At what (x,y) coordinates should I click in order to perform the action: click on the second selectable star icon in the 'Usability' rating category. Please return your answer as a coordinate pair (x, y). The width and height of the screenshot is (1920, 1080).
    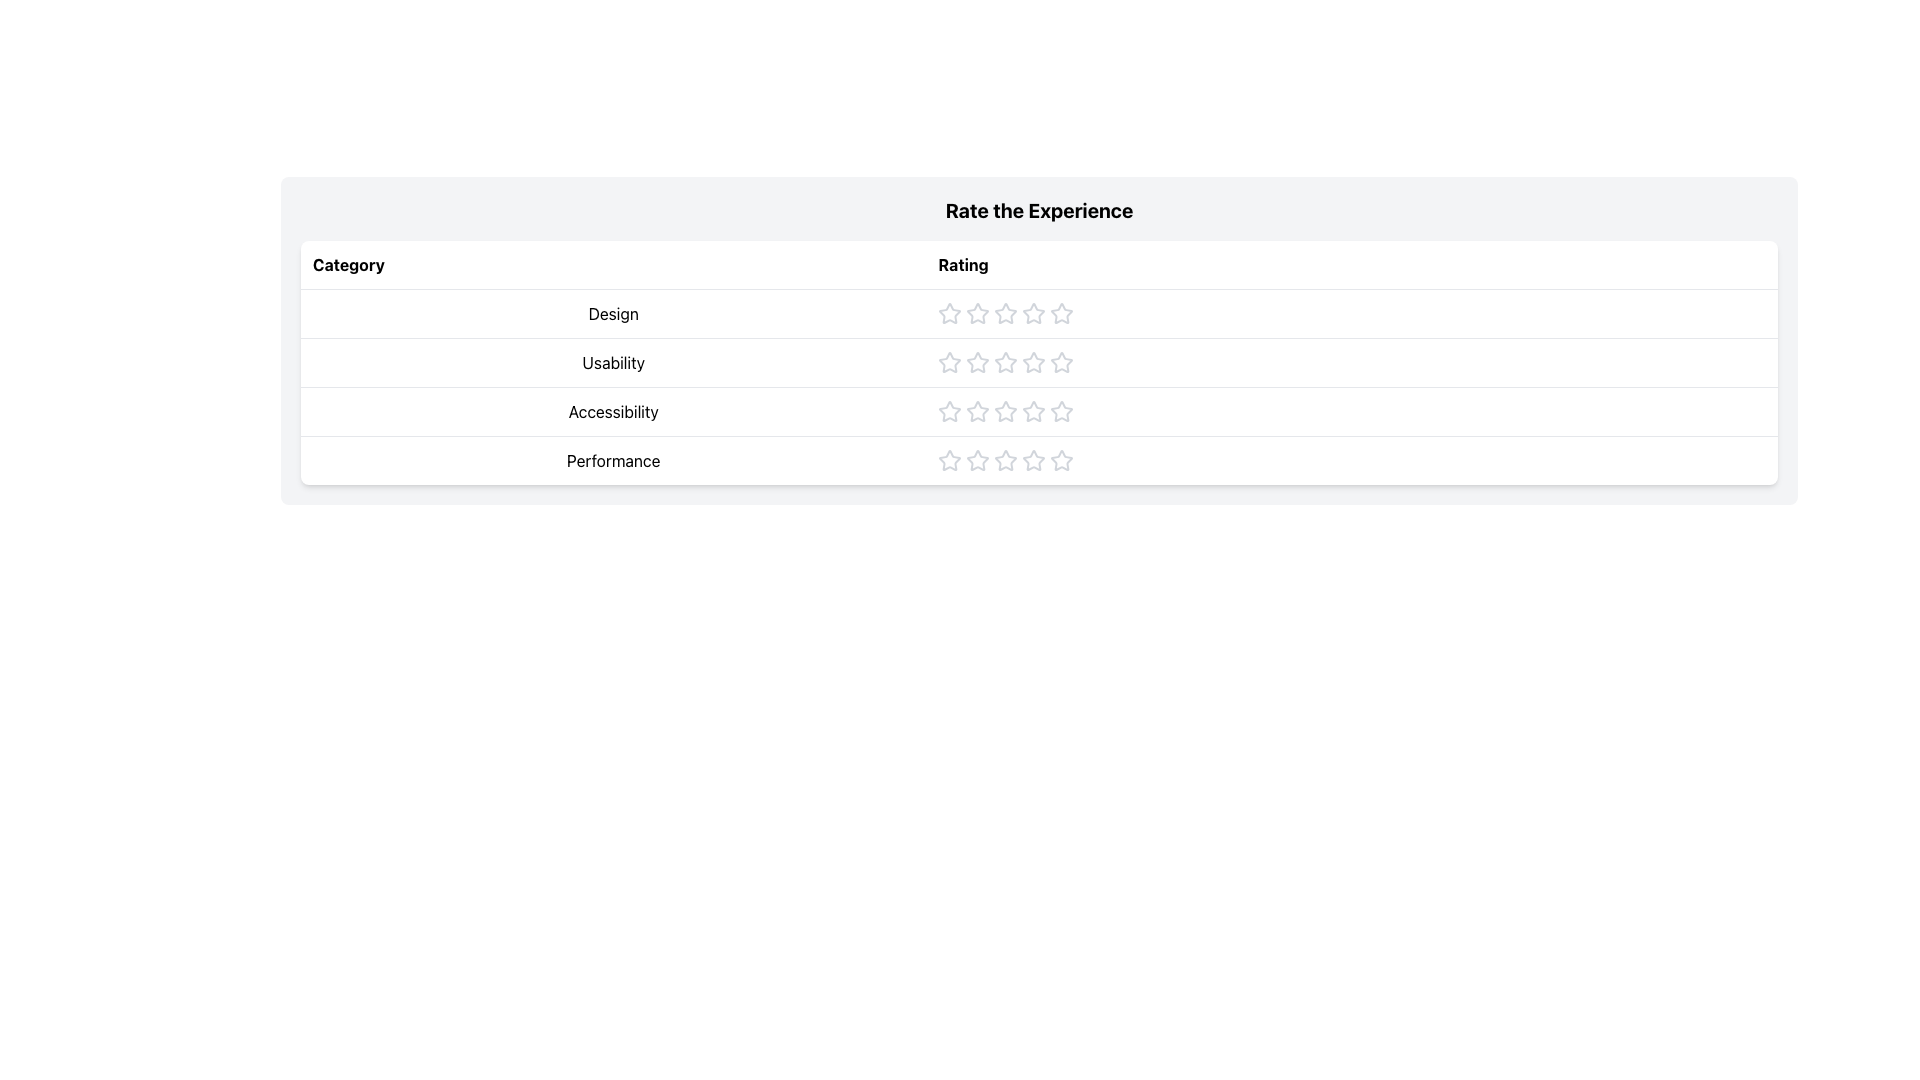
    Looking at the image, I should click on (978, 362).